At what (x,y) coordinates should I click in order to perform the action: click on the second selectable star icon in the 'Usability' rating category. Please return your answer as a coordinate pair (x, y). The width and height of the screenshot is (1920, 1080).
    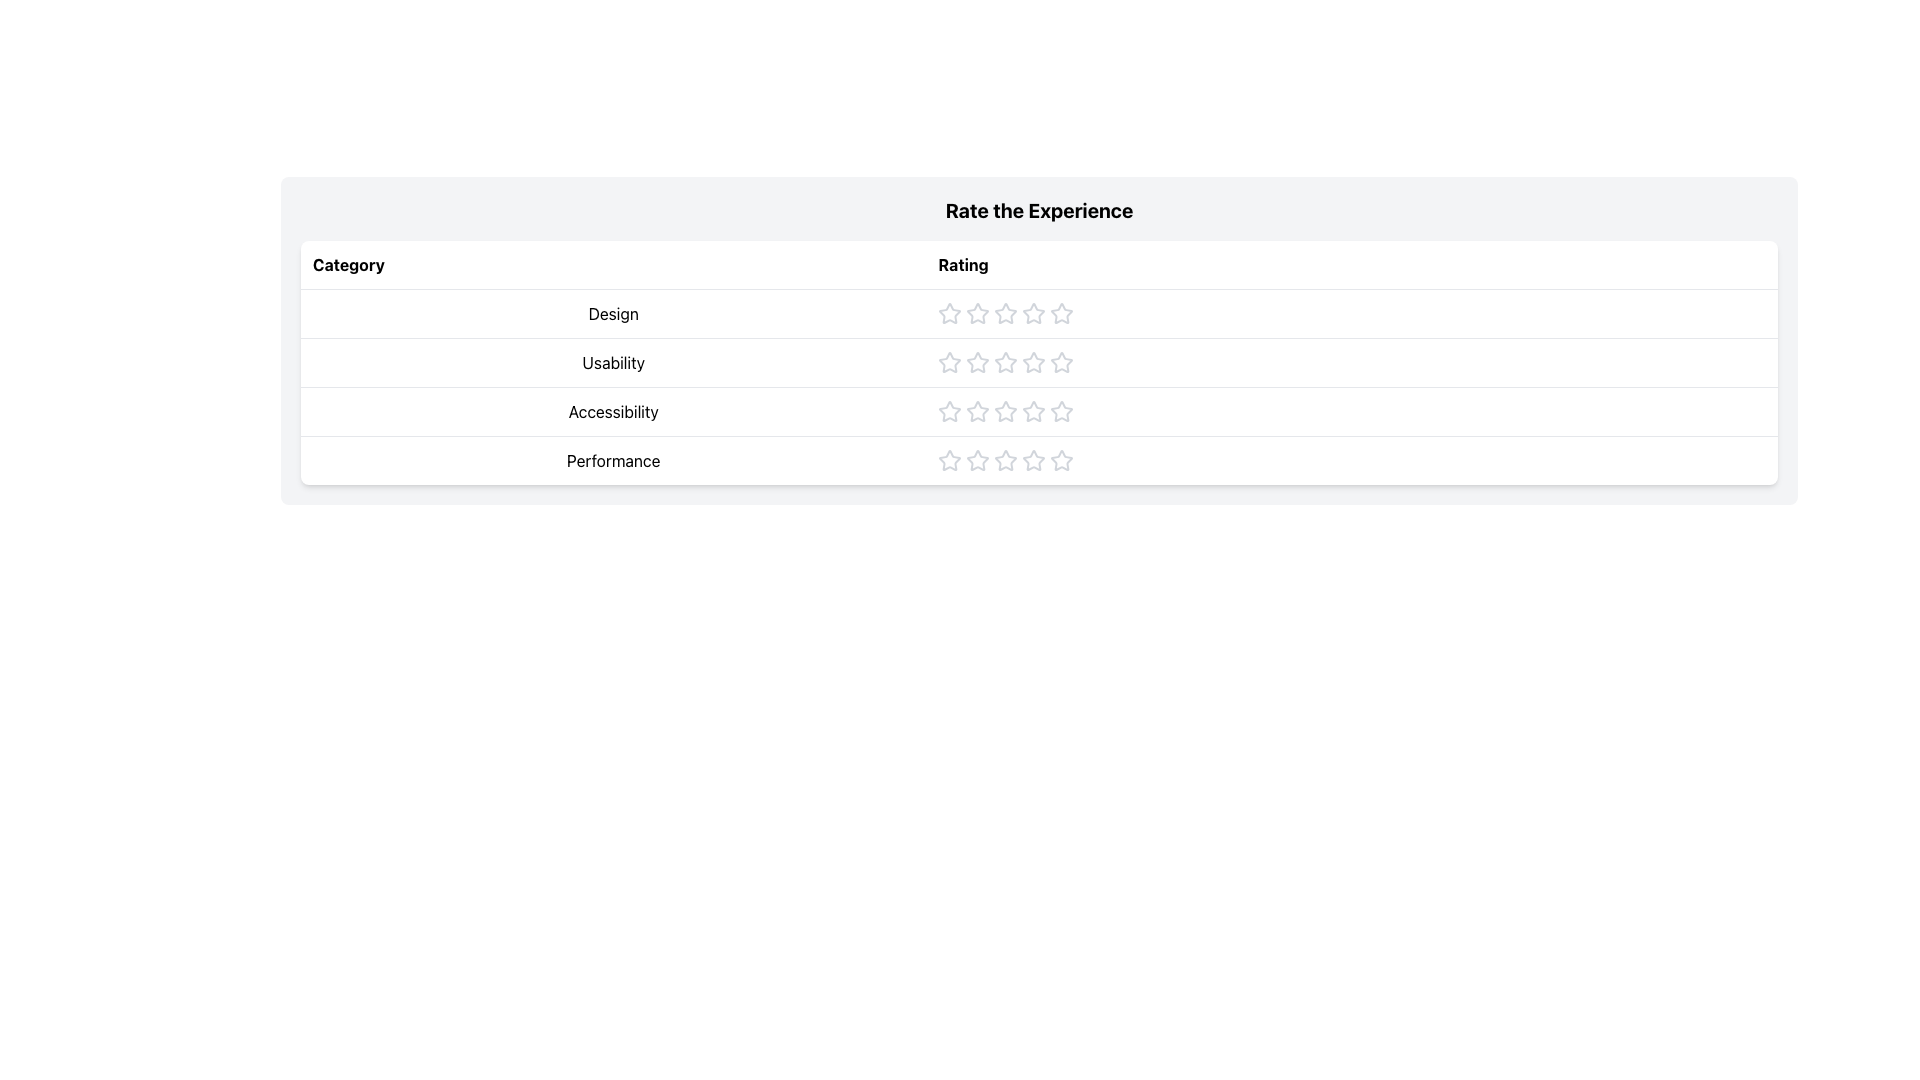
    Looking at the image, I should click on (978, 362).